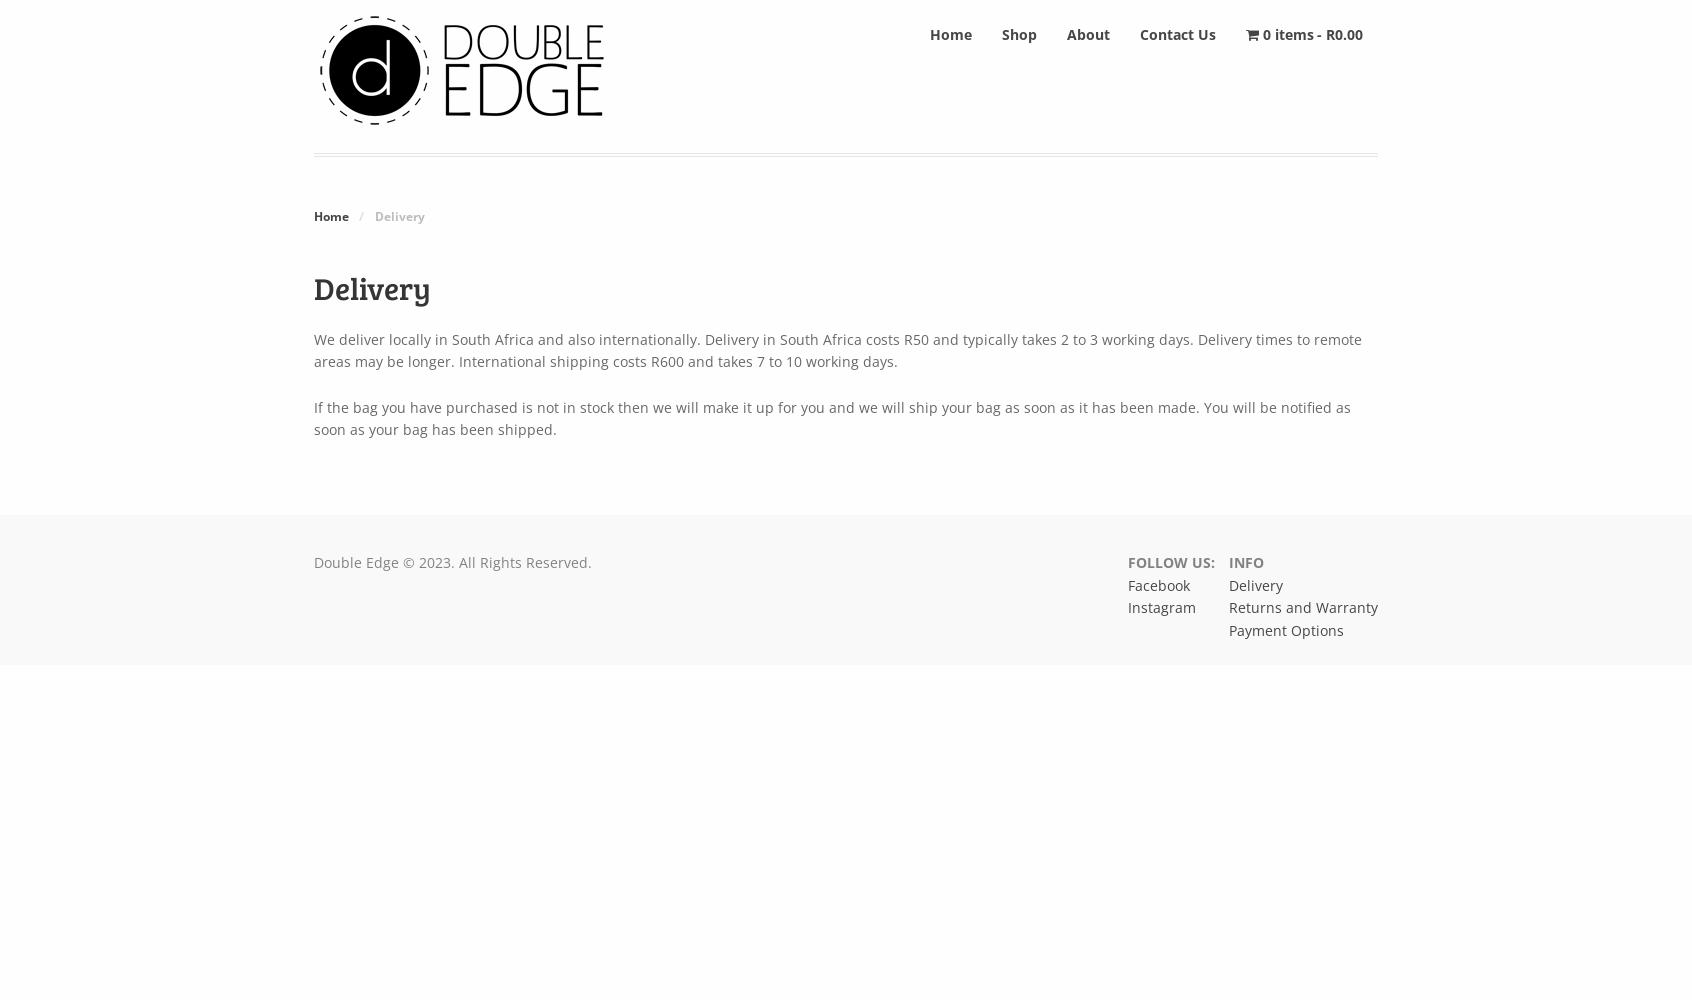 This screenshot has width=1692, height=1000. Describe the element at coordinates (1284, 629) in the screenshot. I see `'Payment Options'` at that location.